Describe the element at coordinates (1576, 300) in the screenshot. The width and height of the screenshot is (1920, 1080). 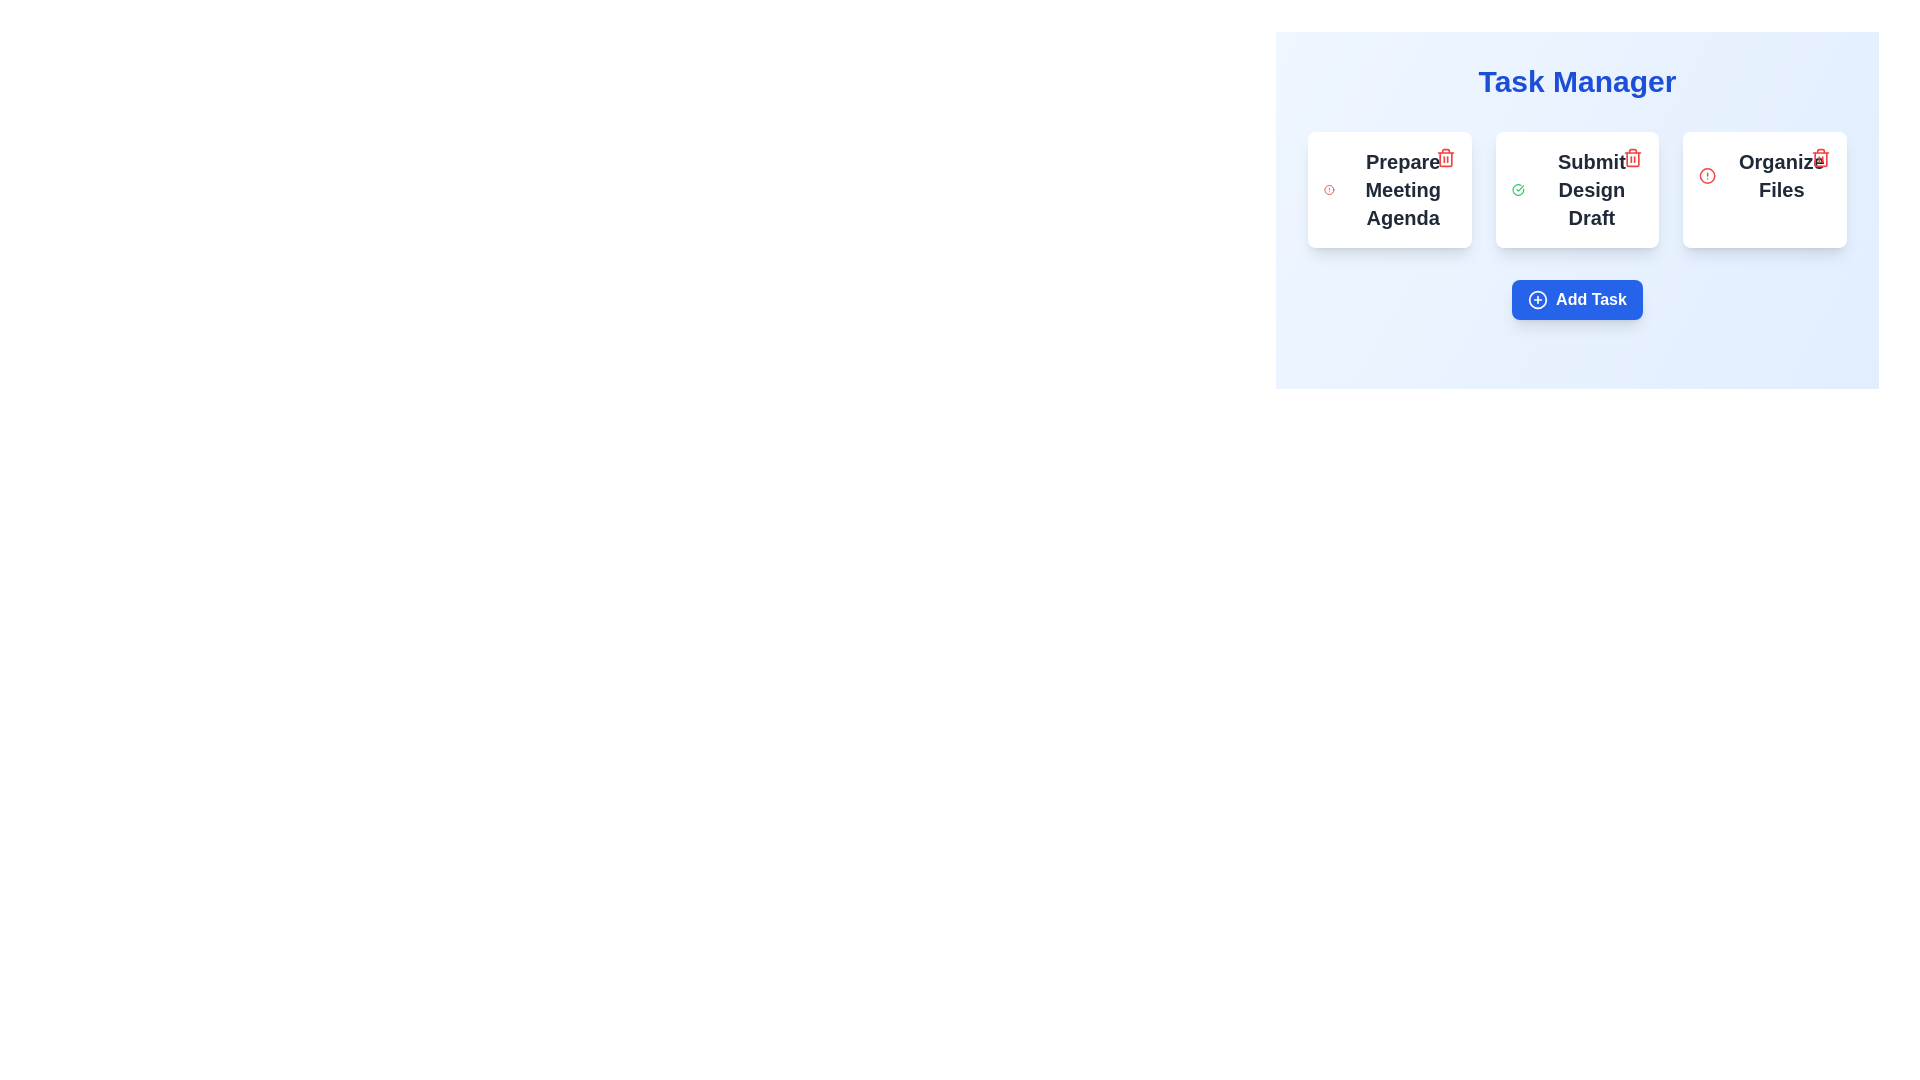
I see `the 'Add Task' button` at that location.